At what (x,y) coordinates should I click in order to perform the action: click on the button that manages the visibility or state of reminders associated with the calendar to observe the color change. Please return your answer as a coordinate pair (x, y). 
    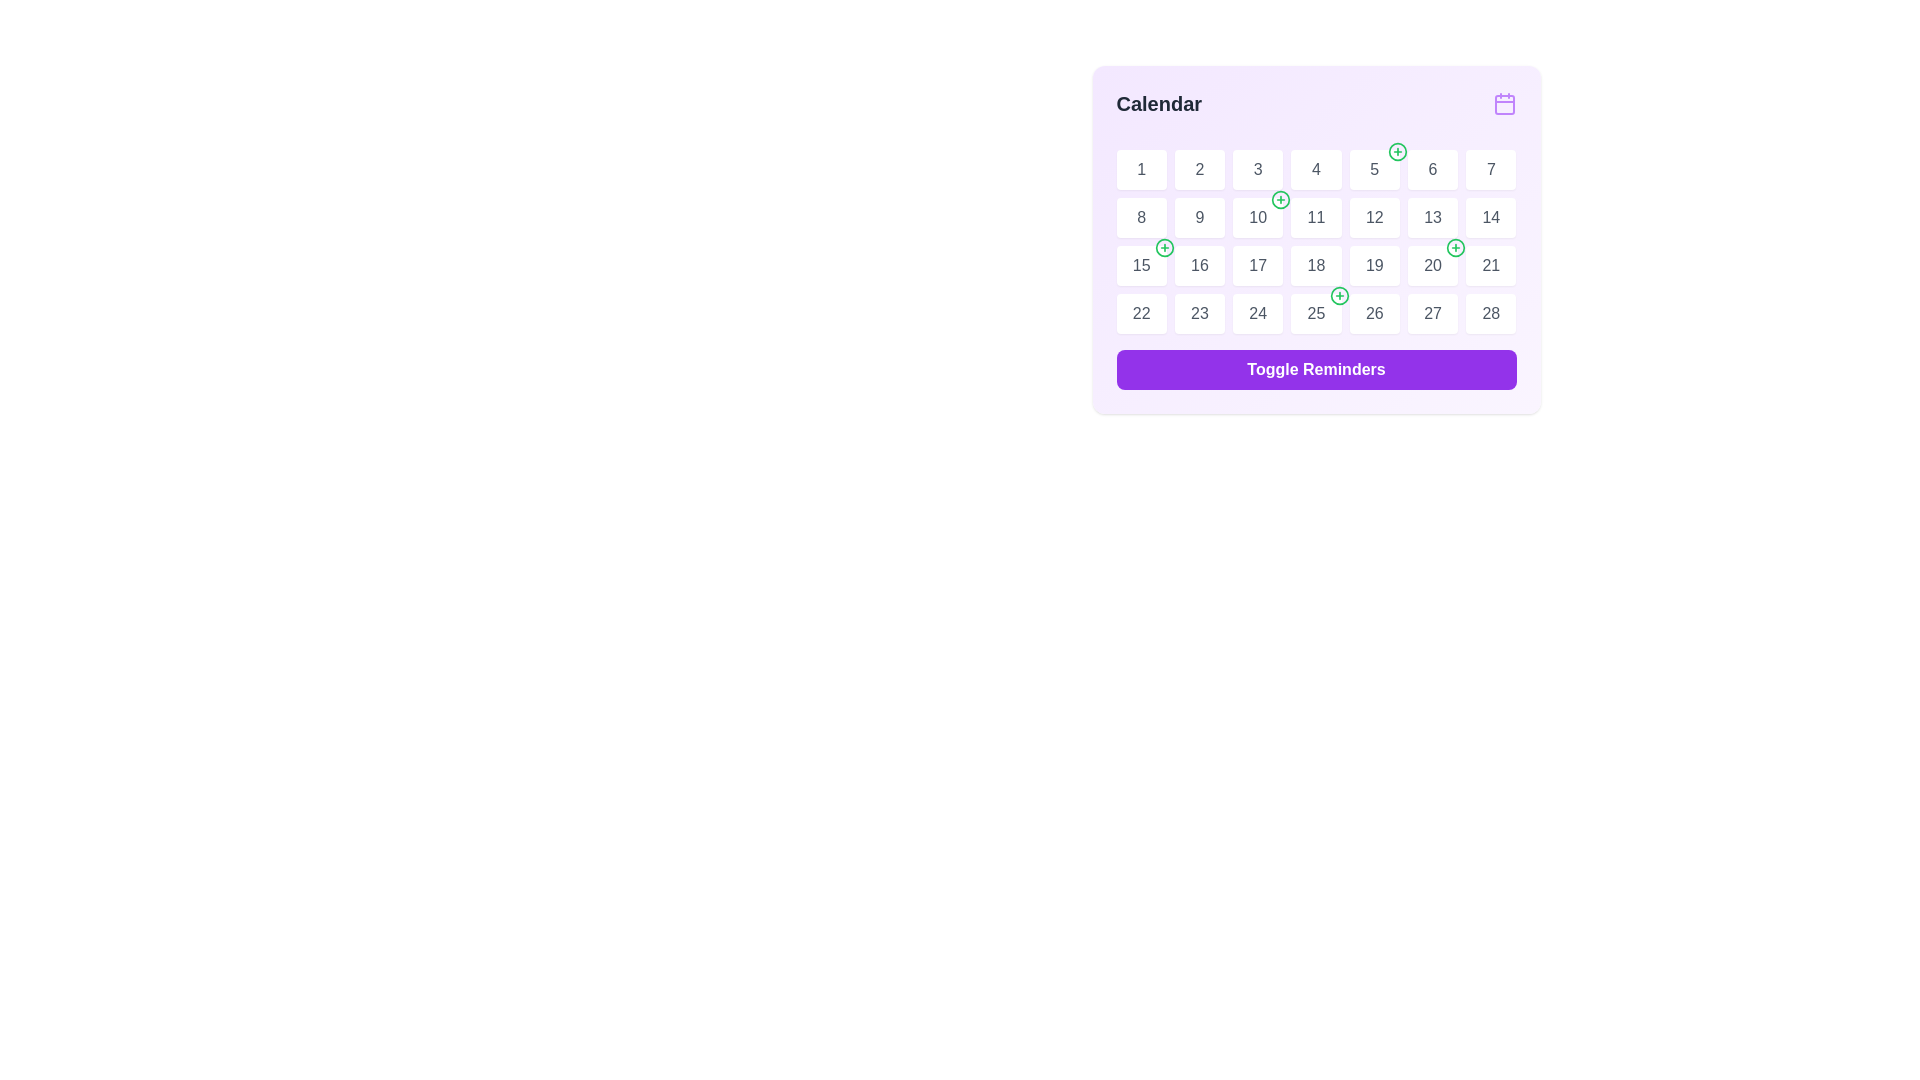
    Looking at the image, I should click on (1316, 370).